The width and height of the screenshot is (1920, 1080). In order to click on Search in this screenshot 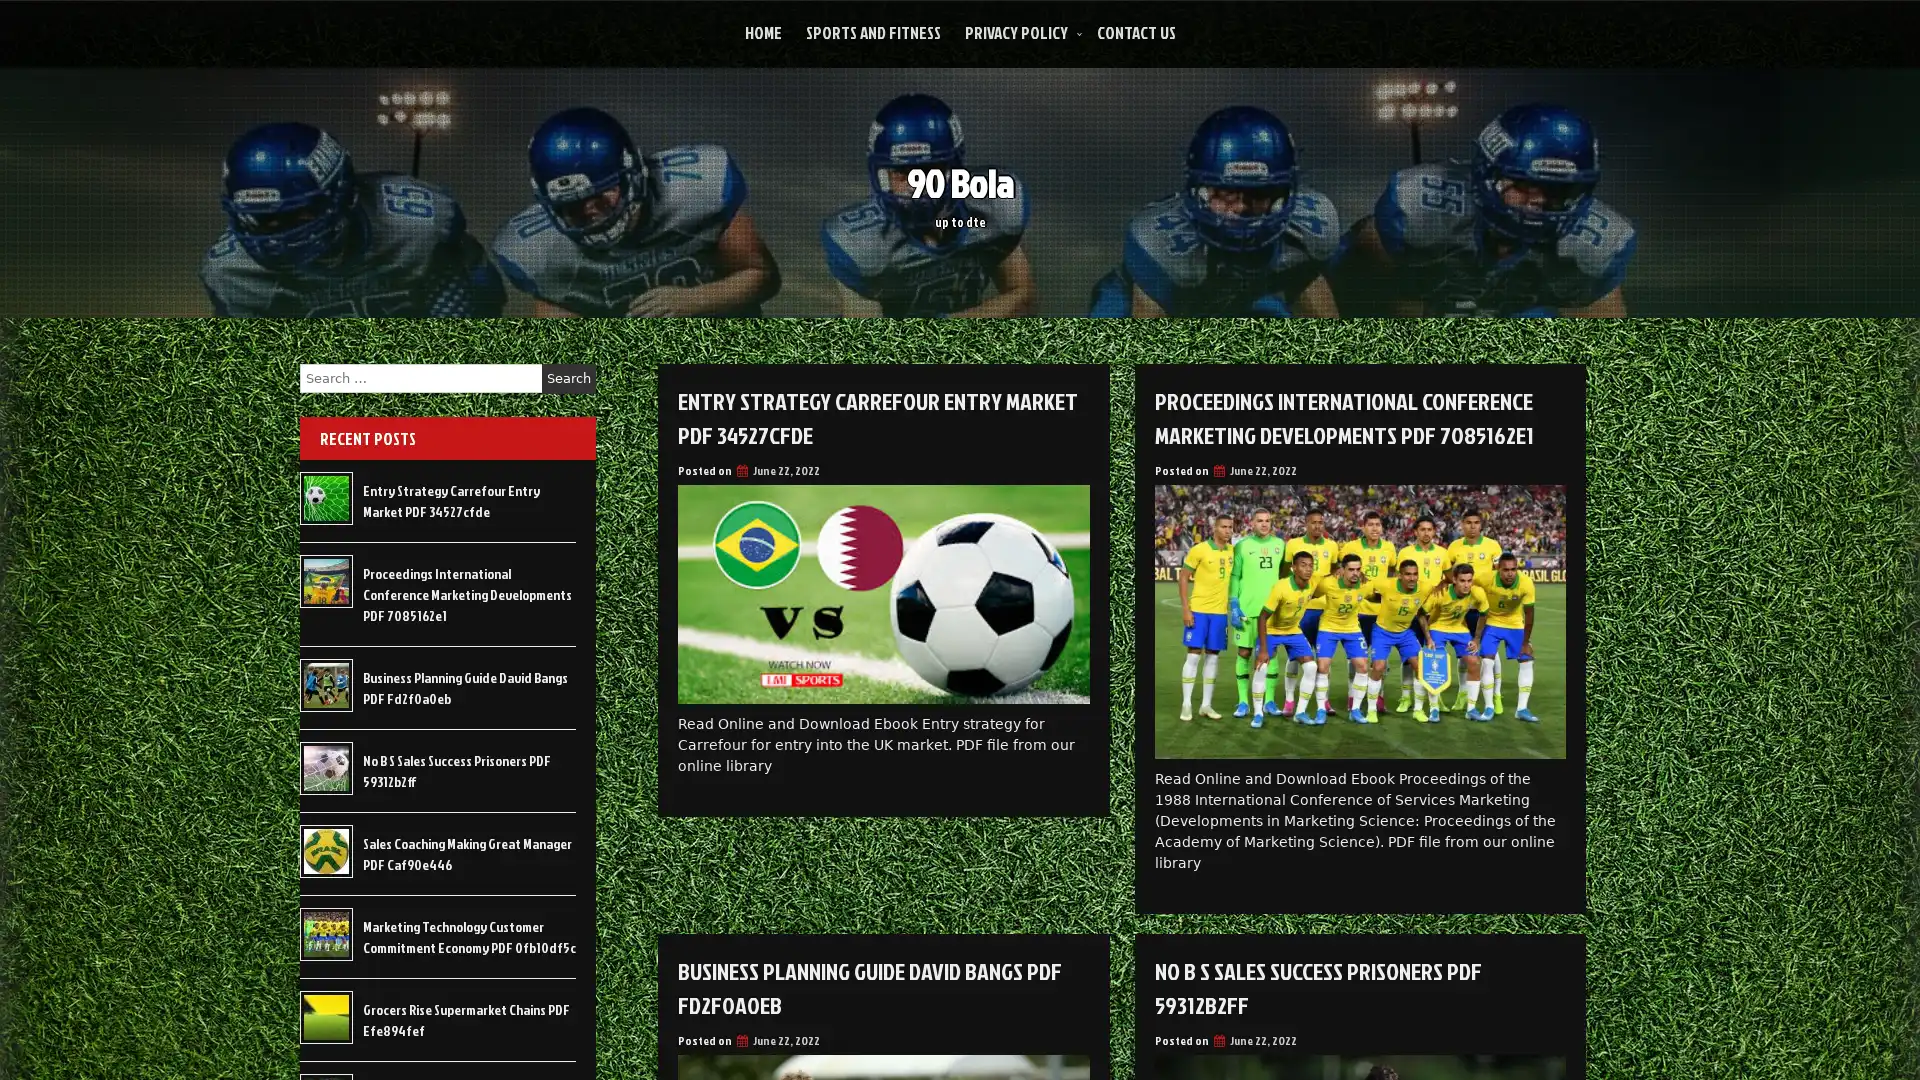, I will do `click(568, 378)`.